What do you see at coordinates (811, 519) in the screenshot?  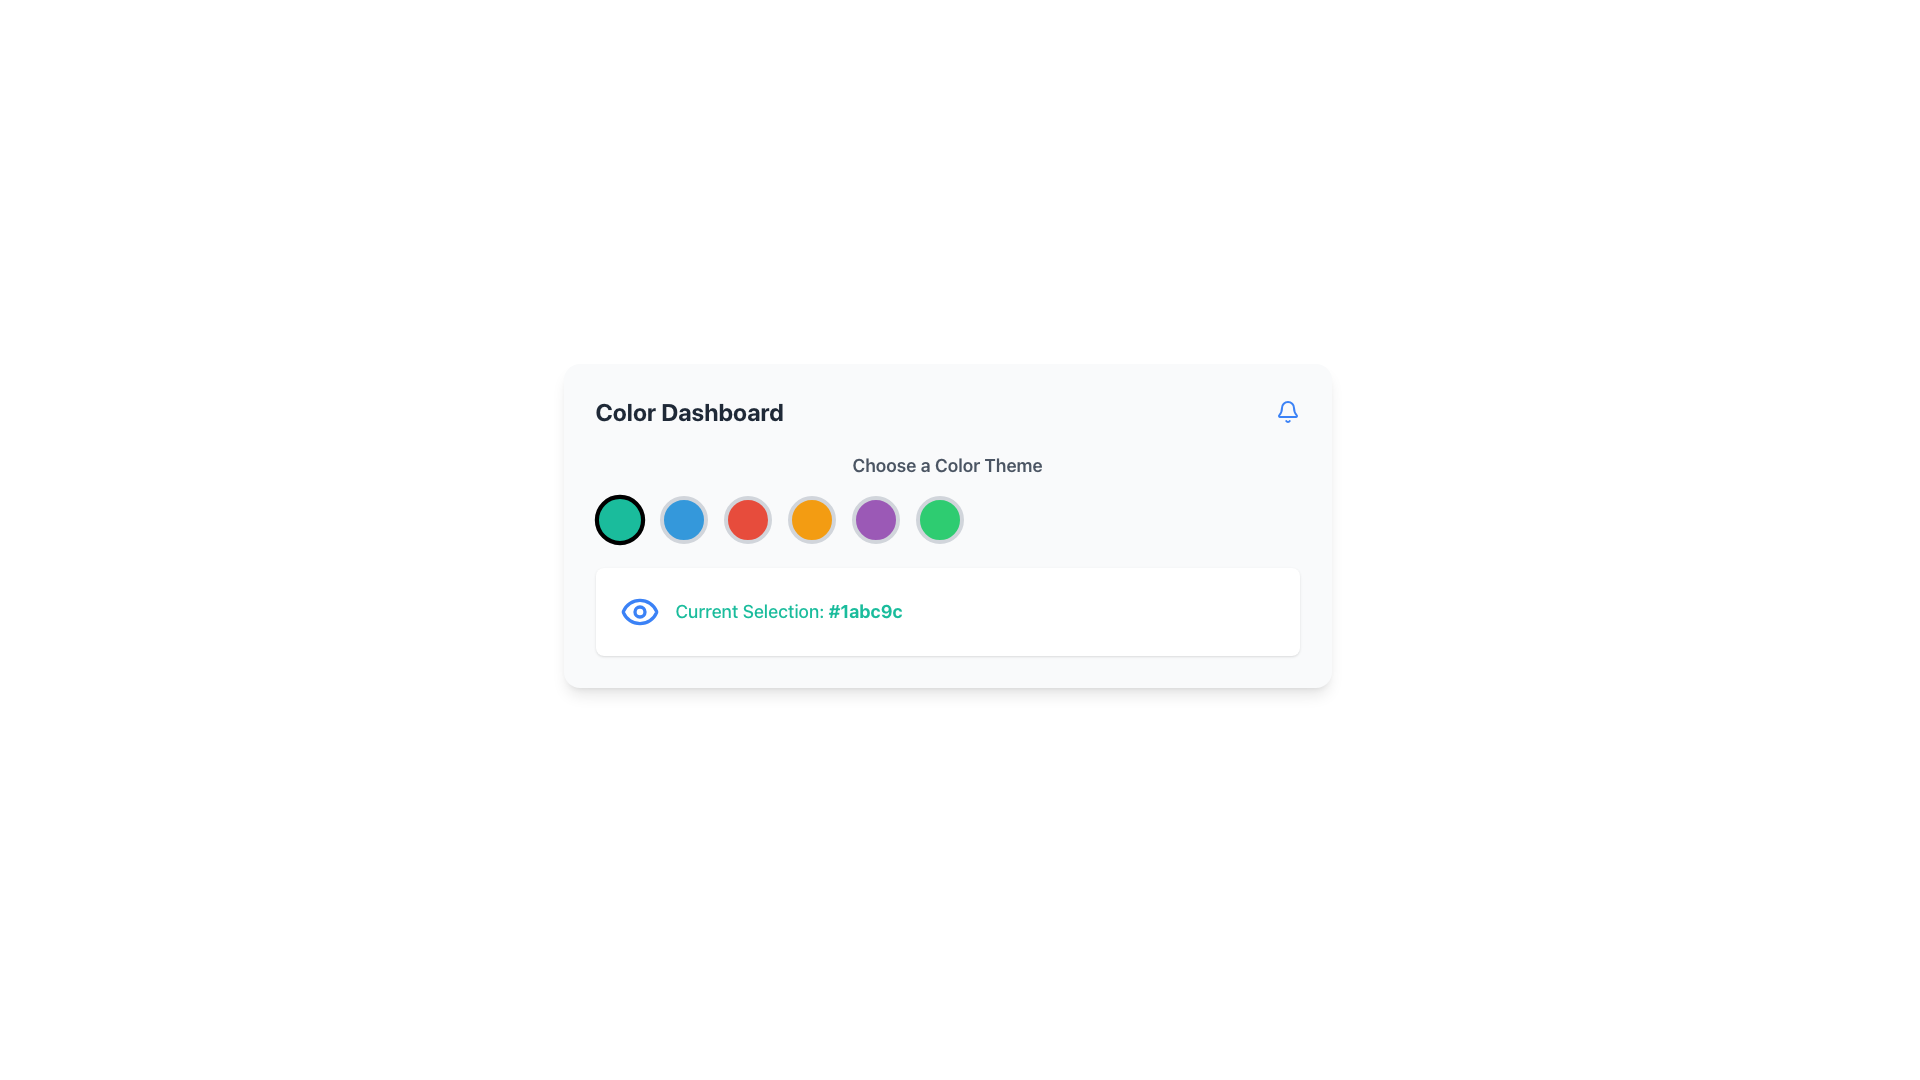 I see `the fourth circular button with an orange background and gray border` at bounding box center [811, 519].